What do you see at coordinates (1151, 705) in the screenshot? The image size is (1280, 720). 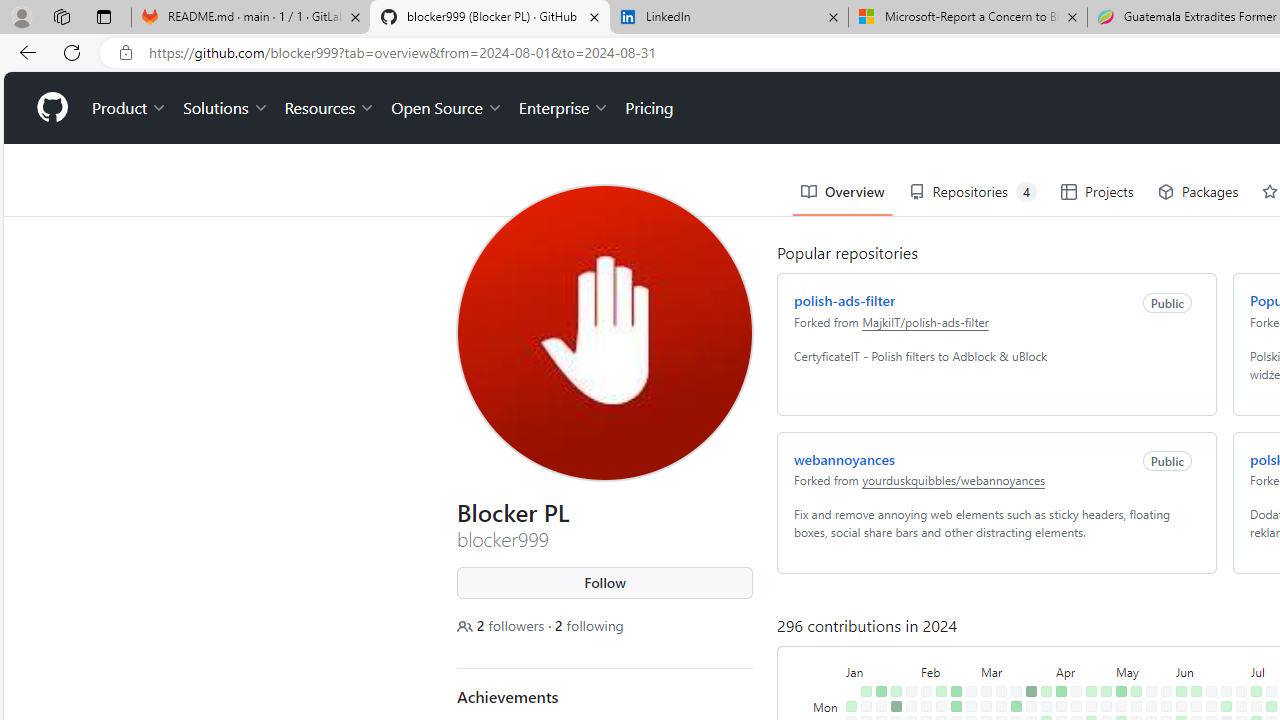 I see `'No contributions on May 20th.'` at bounding box center [1151, 705].